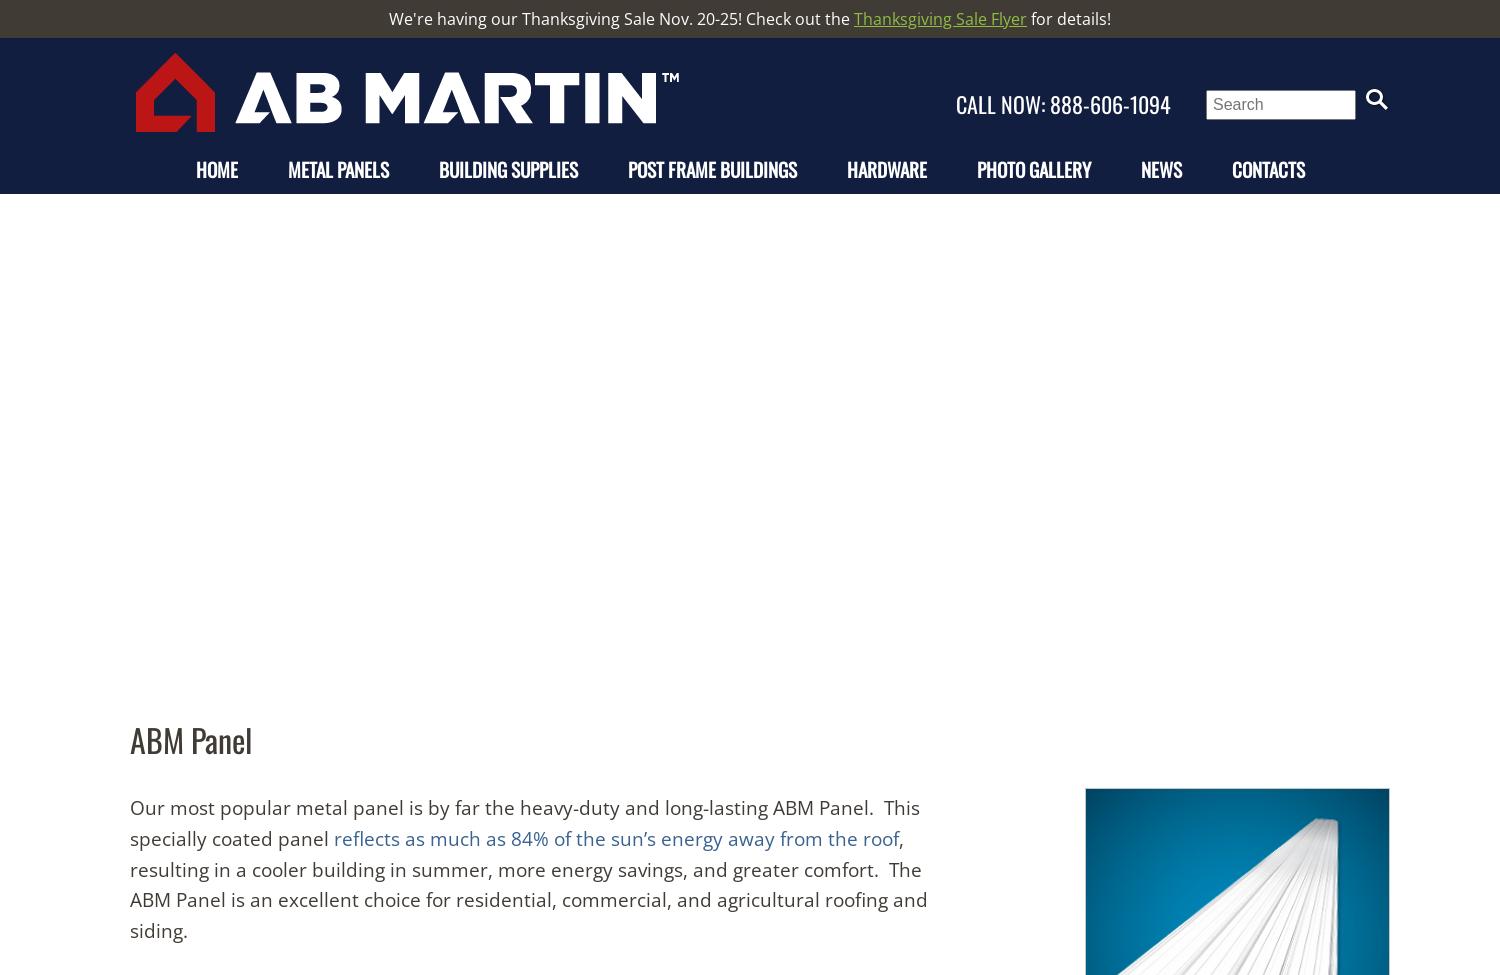 The width and height of the screenshot is (1500, 975). What do you see at coordinates (939, 19) in the screenshot?
I see `'Thanksgiving Sale Flyer'` at bounding box center [939, 19].